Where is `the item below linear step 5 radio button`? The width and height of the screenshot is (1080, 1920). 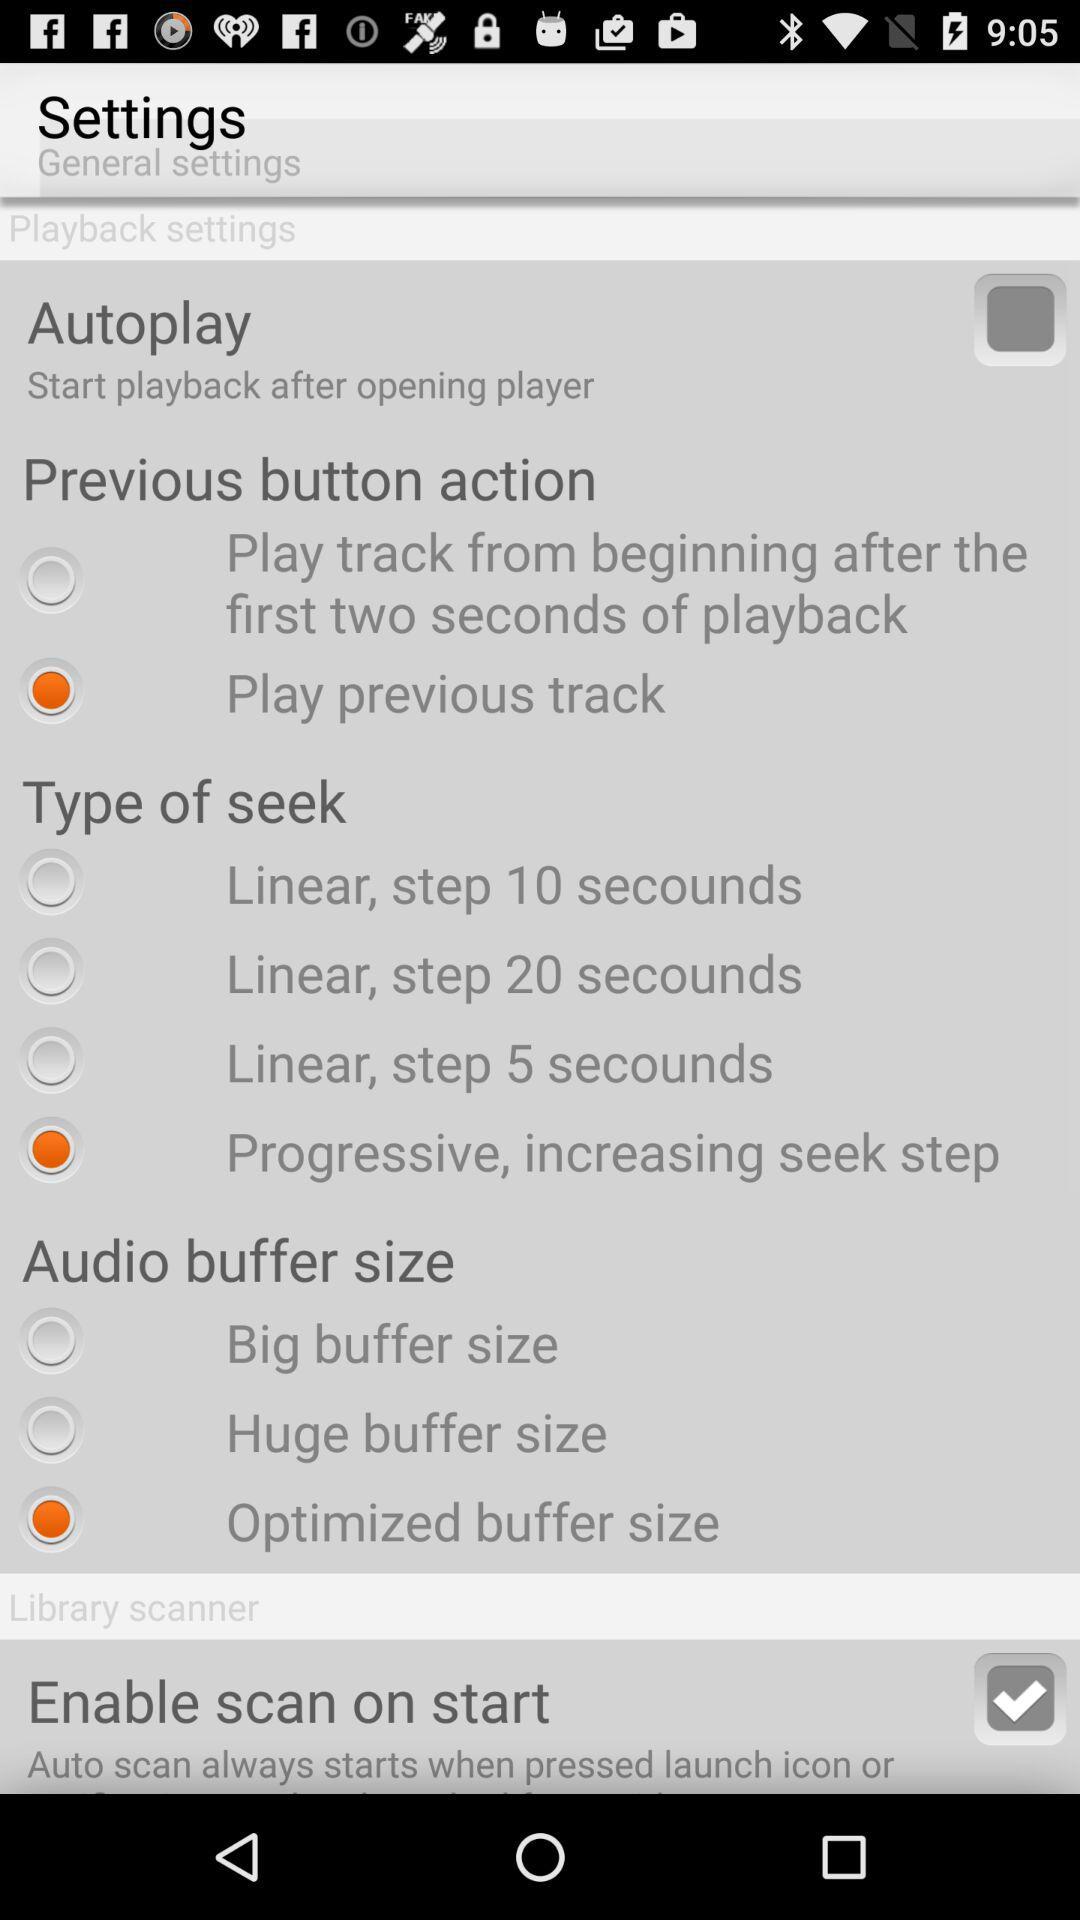
the item below linear step 5 radio button is located at coordinates (503, 1150).